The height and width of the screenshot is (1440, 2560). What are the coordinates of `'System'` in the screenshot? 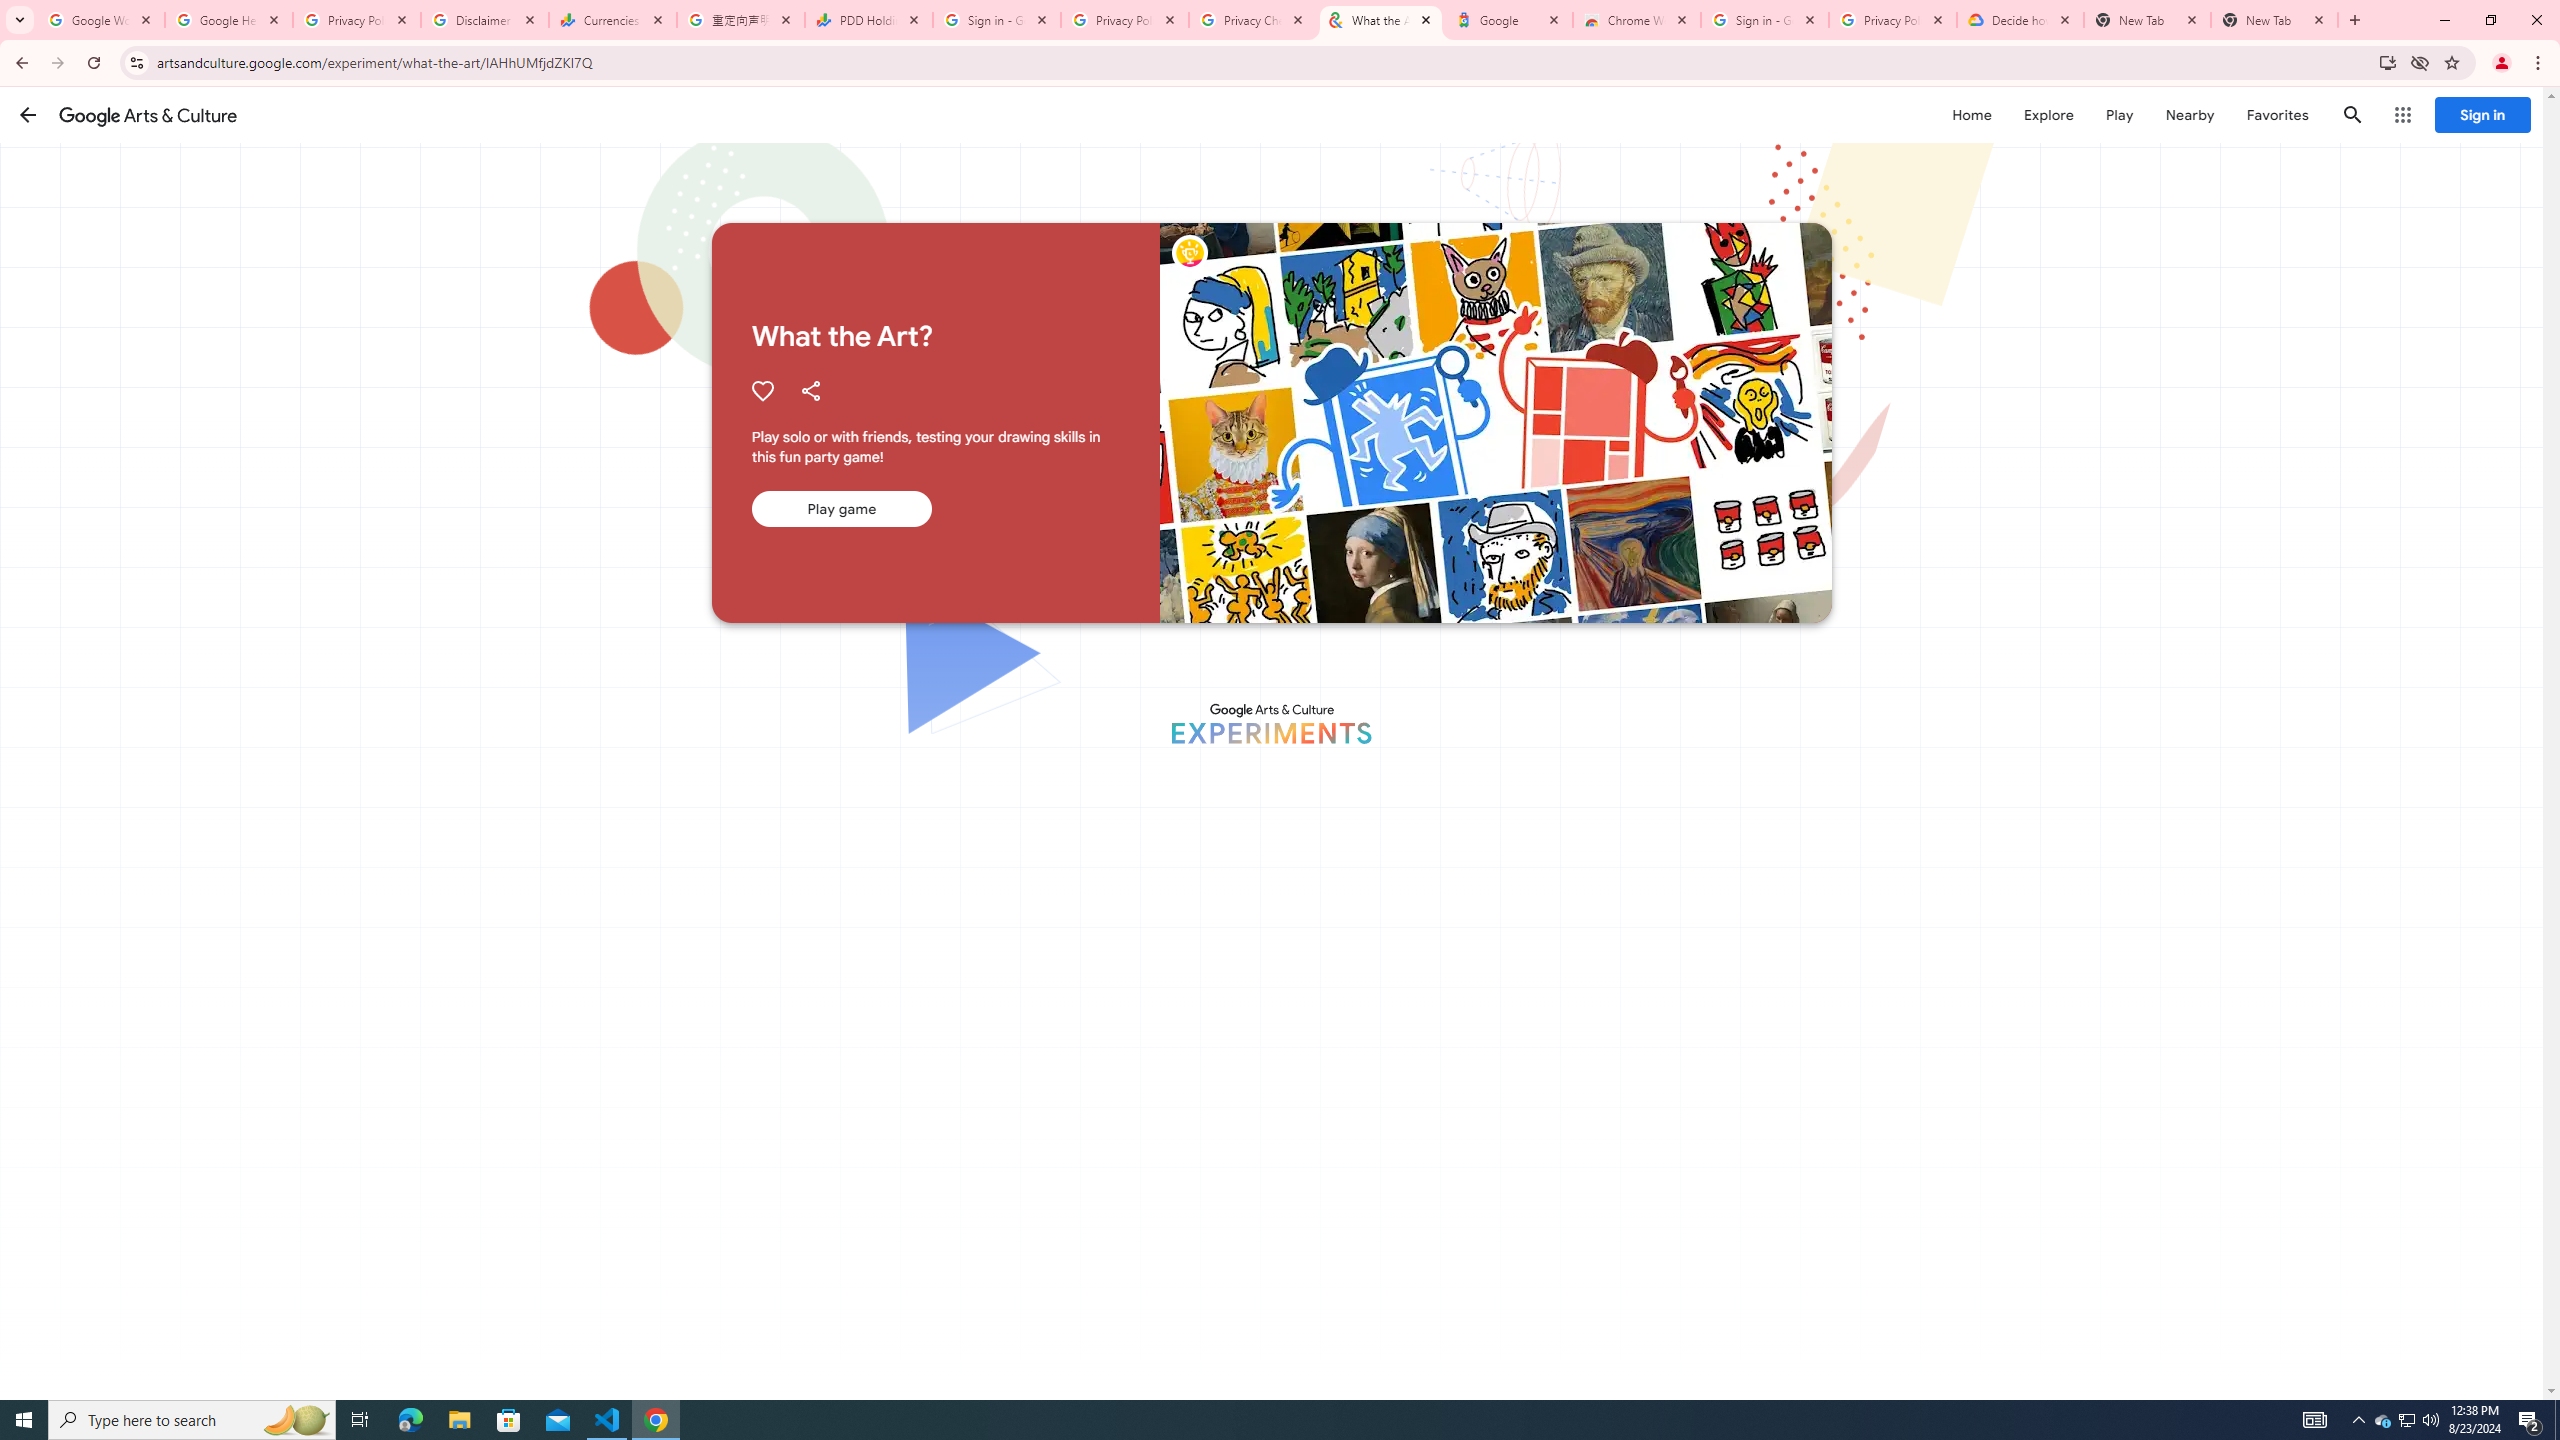 It's located at (11, 9).